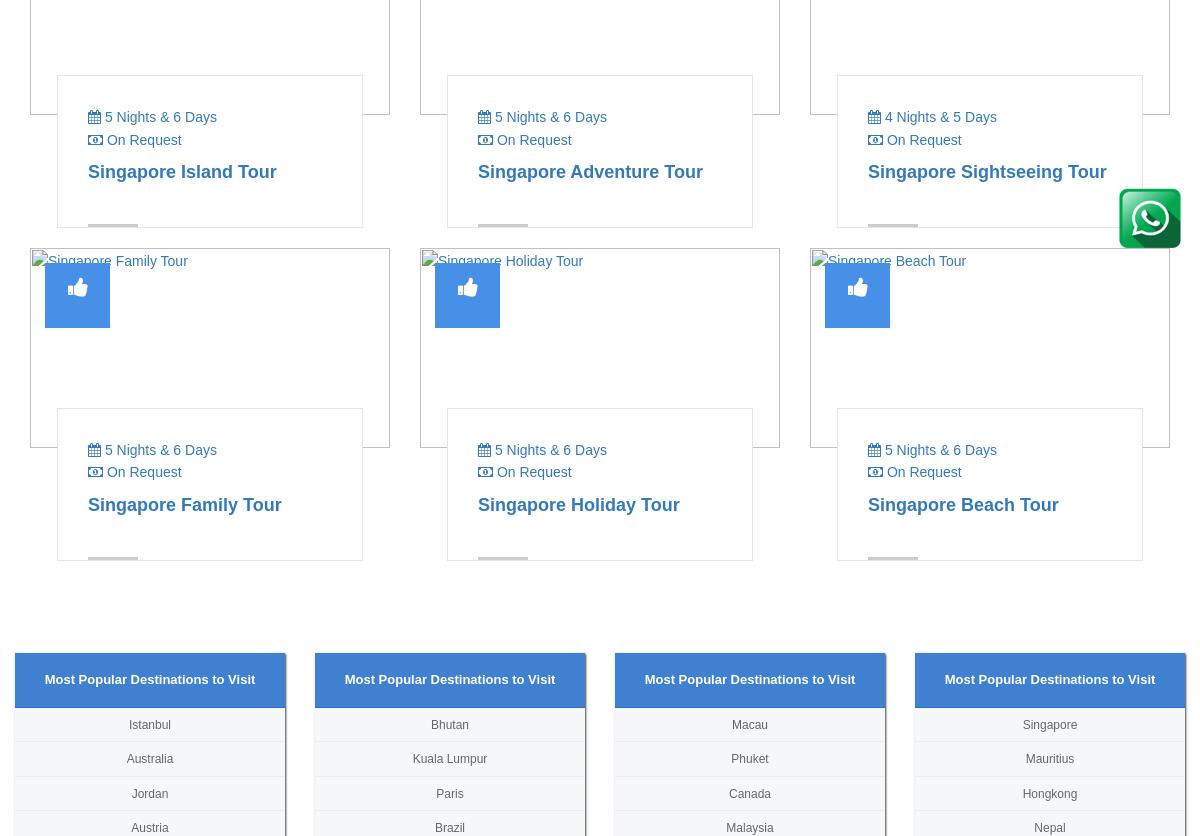 Image resolution: width=1200 pixels, height=836 pixels. What do you see at coordinates (449, 826) in the screenshot?
I see `'Brazil'` at bounding box center [449, 826].